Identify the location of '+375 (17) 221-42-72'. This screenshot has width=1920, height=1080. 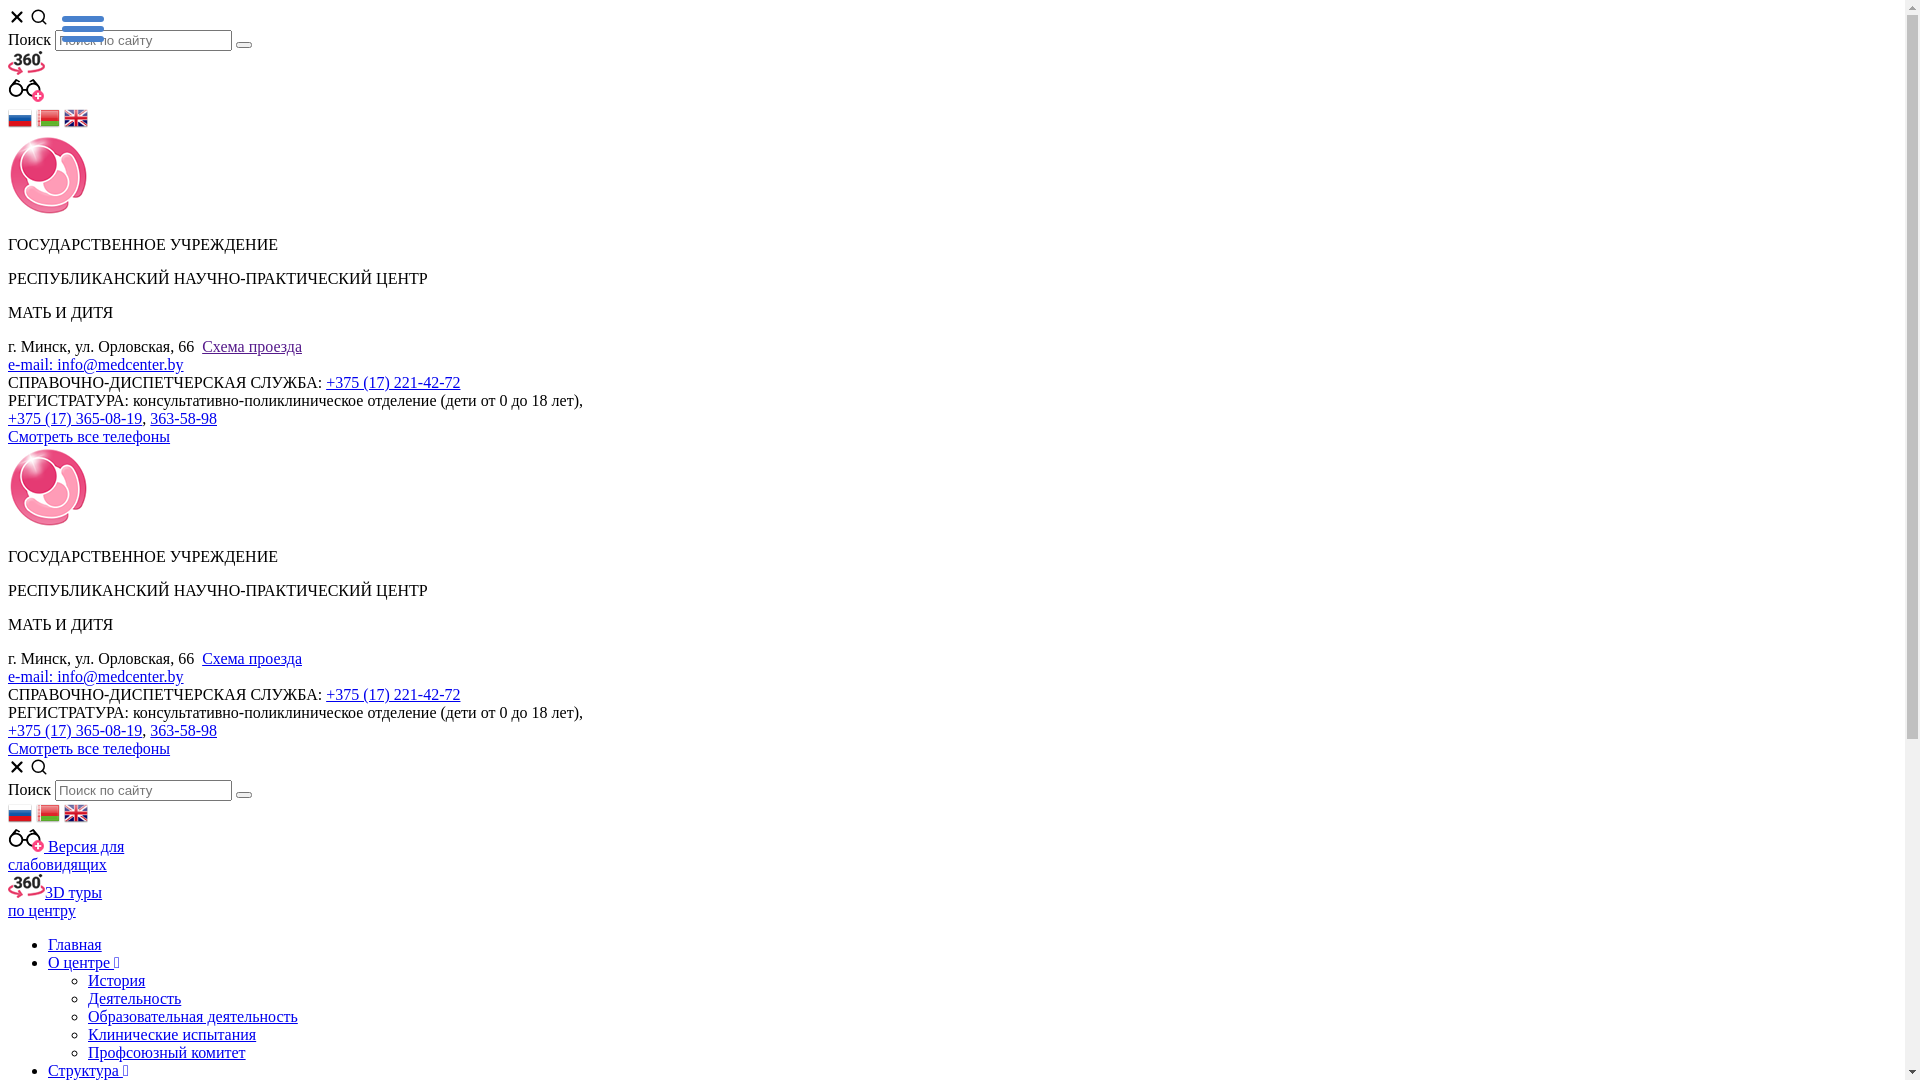
(393, 693).